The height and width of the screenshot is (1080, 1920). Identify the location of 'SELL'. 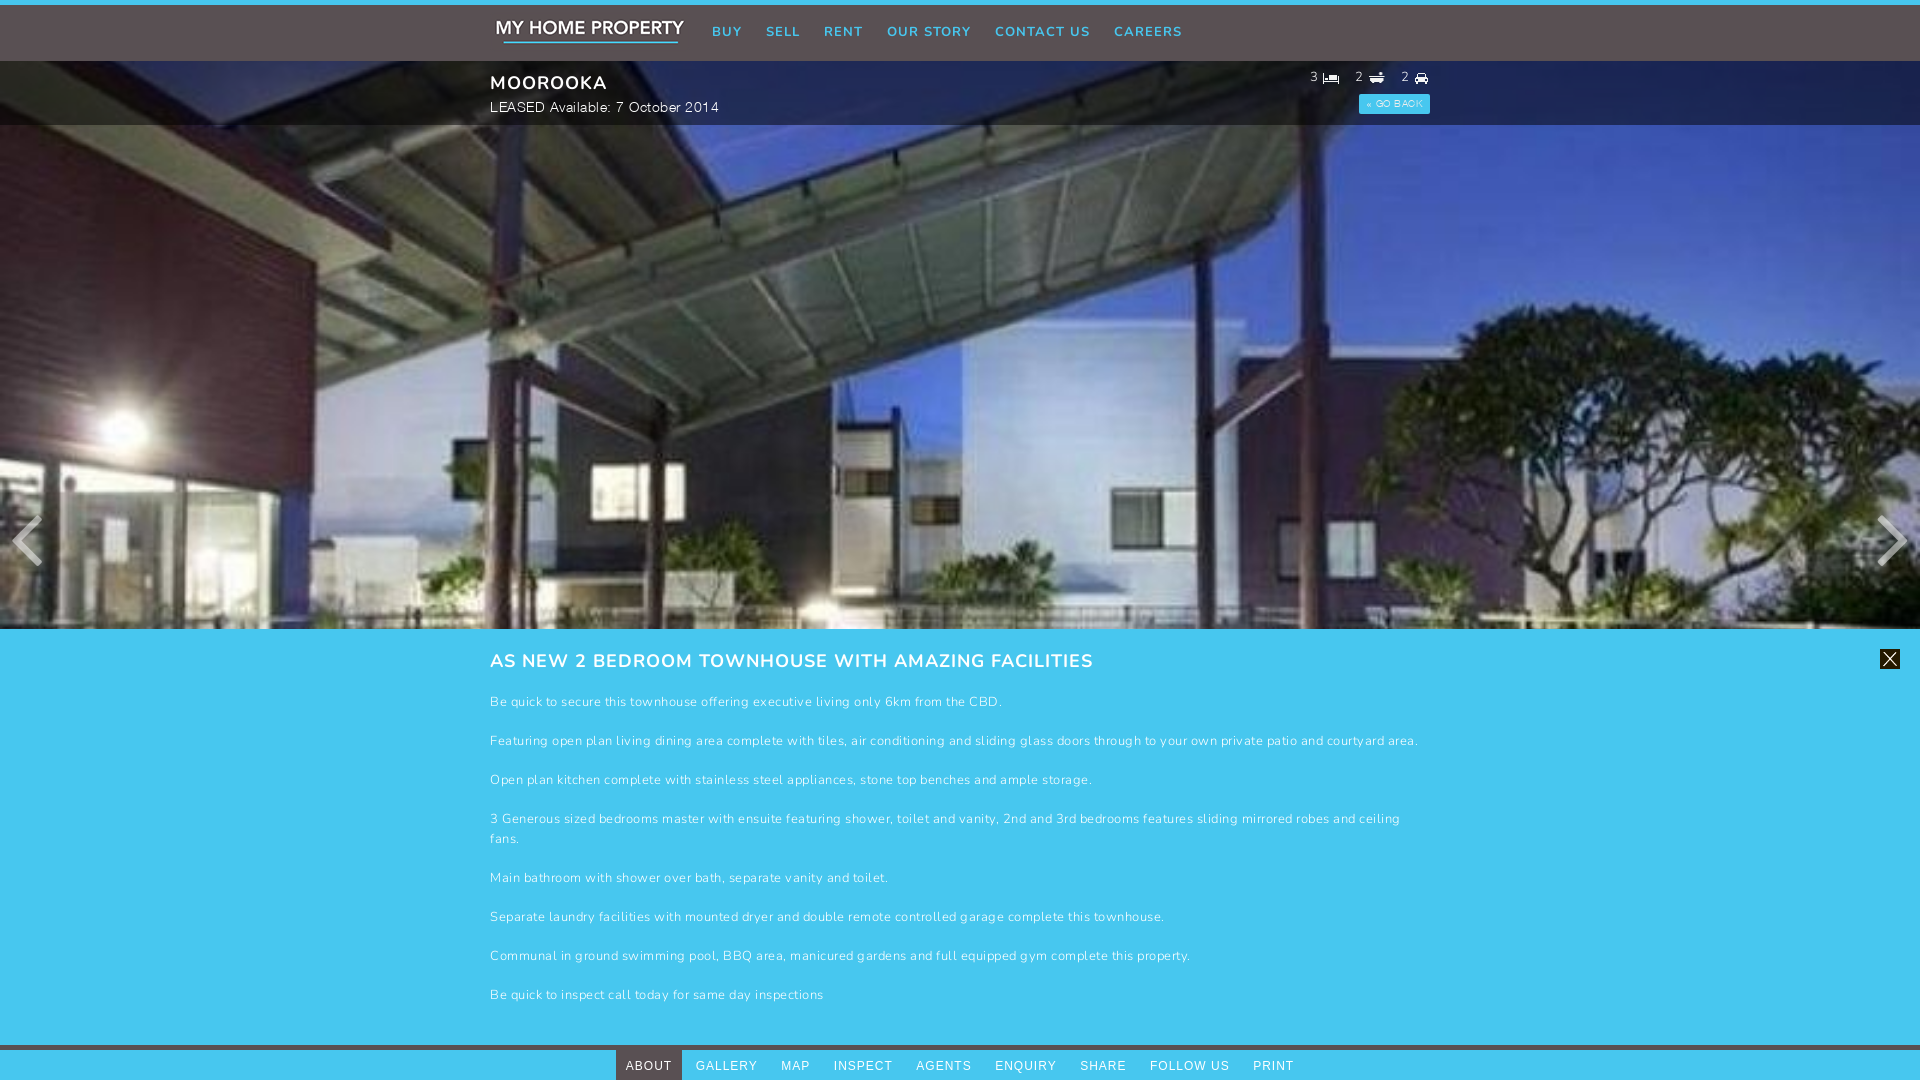
(781, 33).